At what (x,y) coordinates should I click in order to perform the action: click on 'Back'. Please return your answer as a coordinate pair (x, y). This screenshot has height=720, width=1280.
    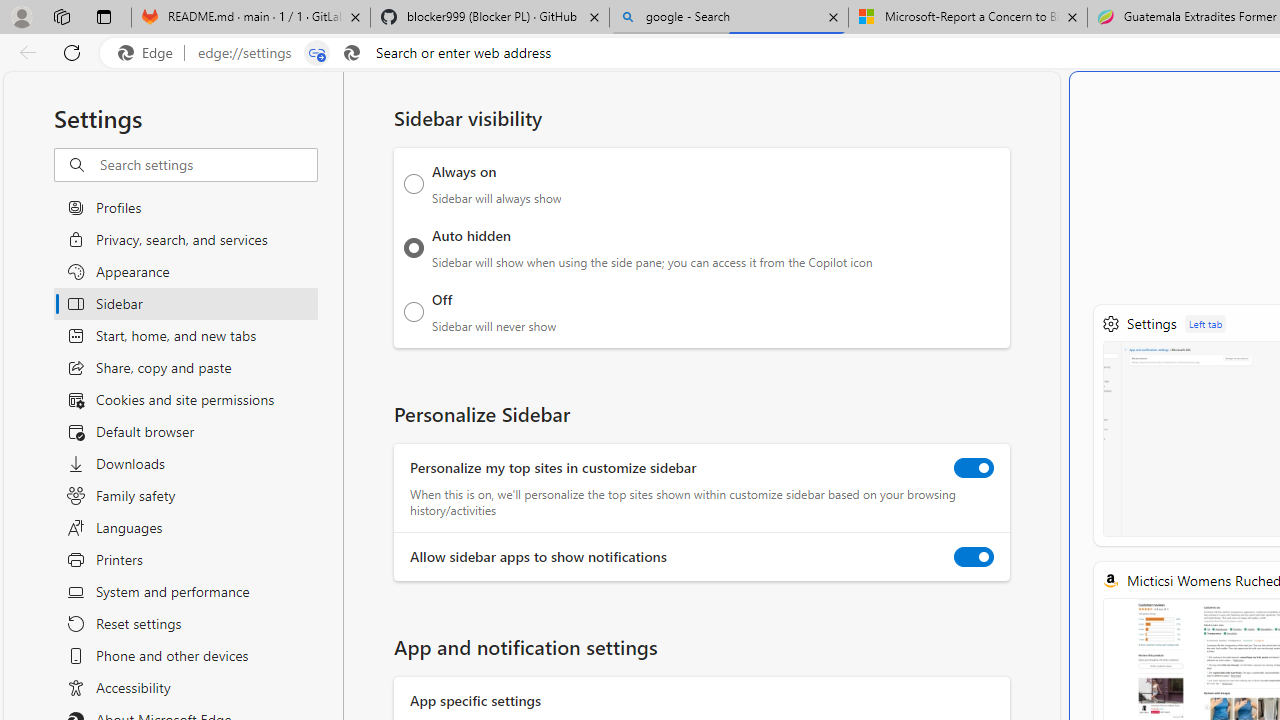
    Looking at the image, I should click on (24, 51).